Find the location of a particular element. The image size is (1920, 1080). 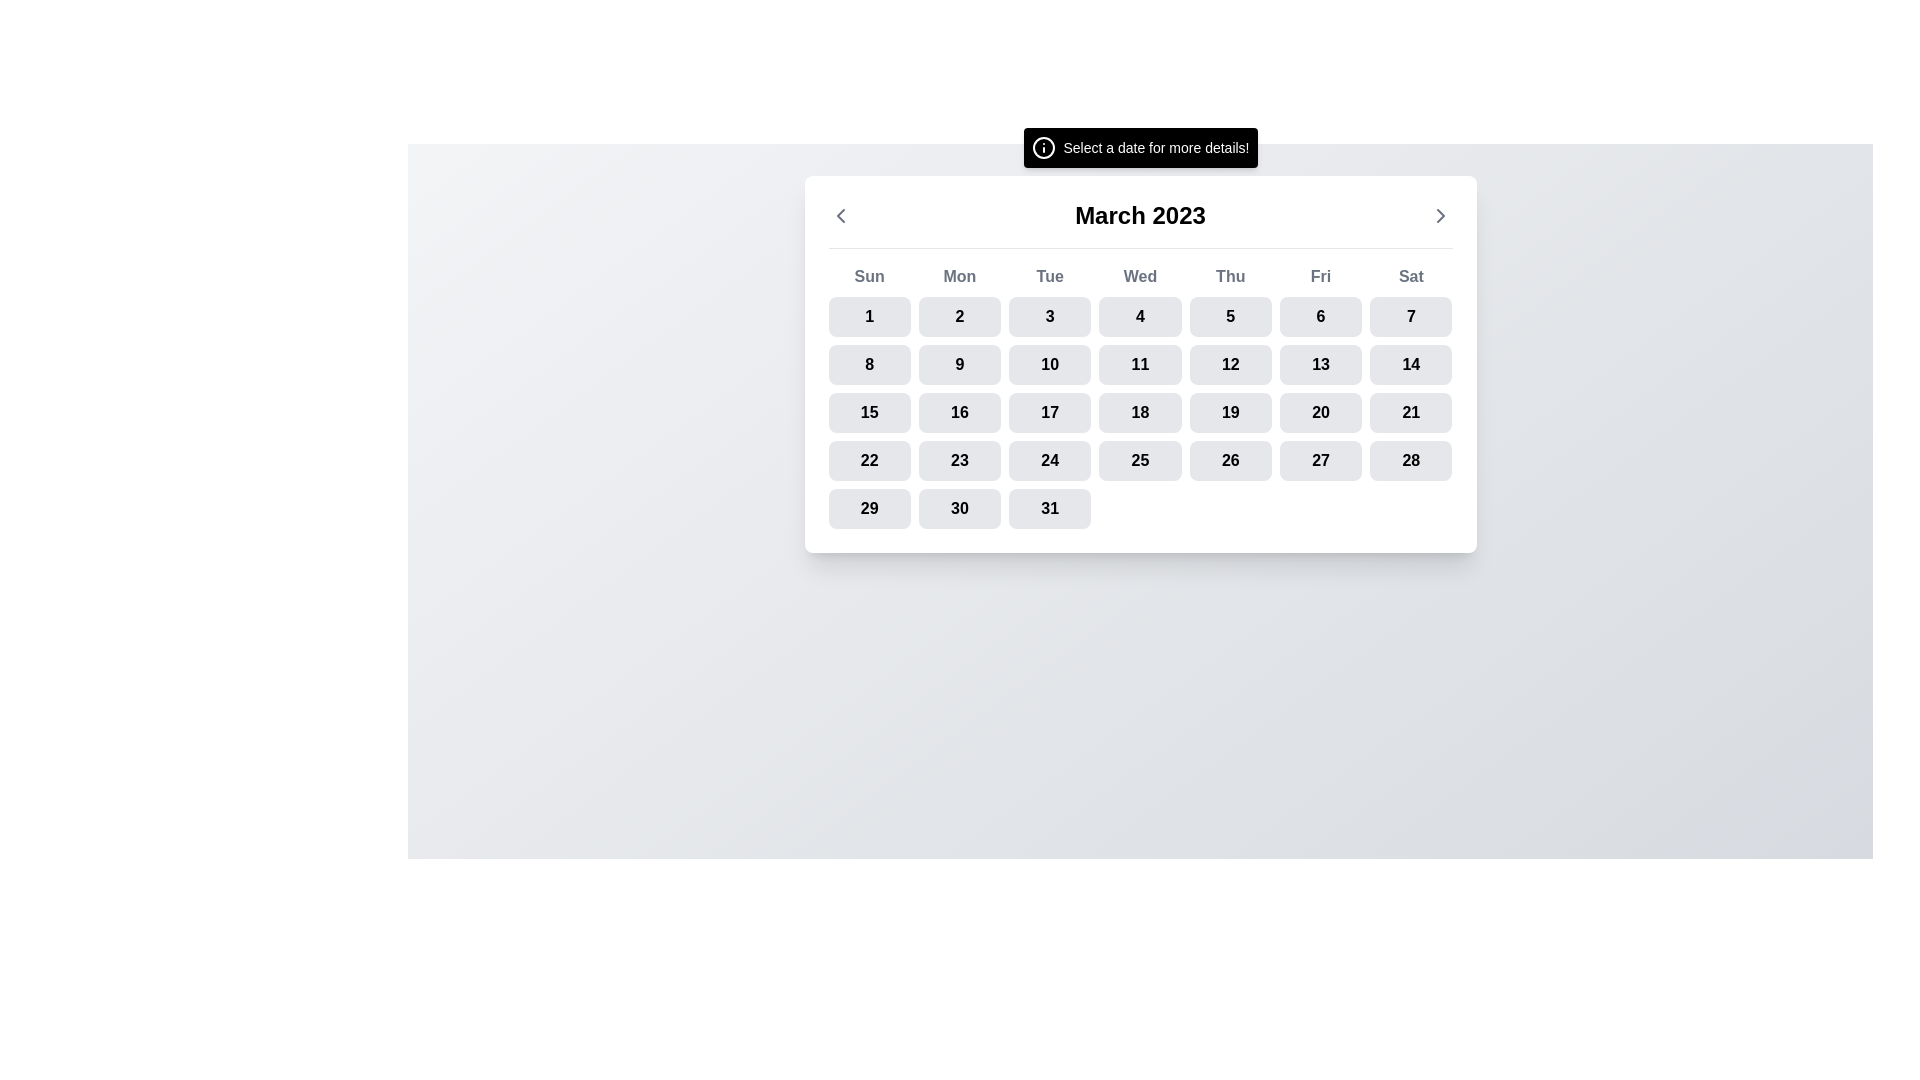

the button representing the 18th date of March 2023 is located at coordinates (1140, 411).